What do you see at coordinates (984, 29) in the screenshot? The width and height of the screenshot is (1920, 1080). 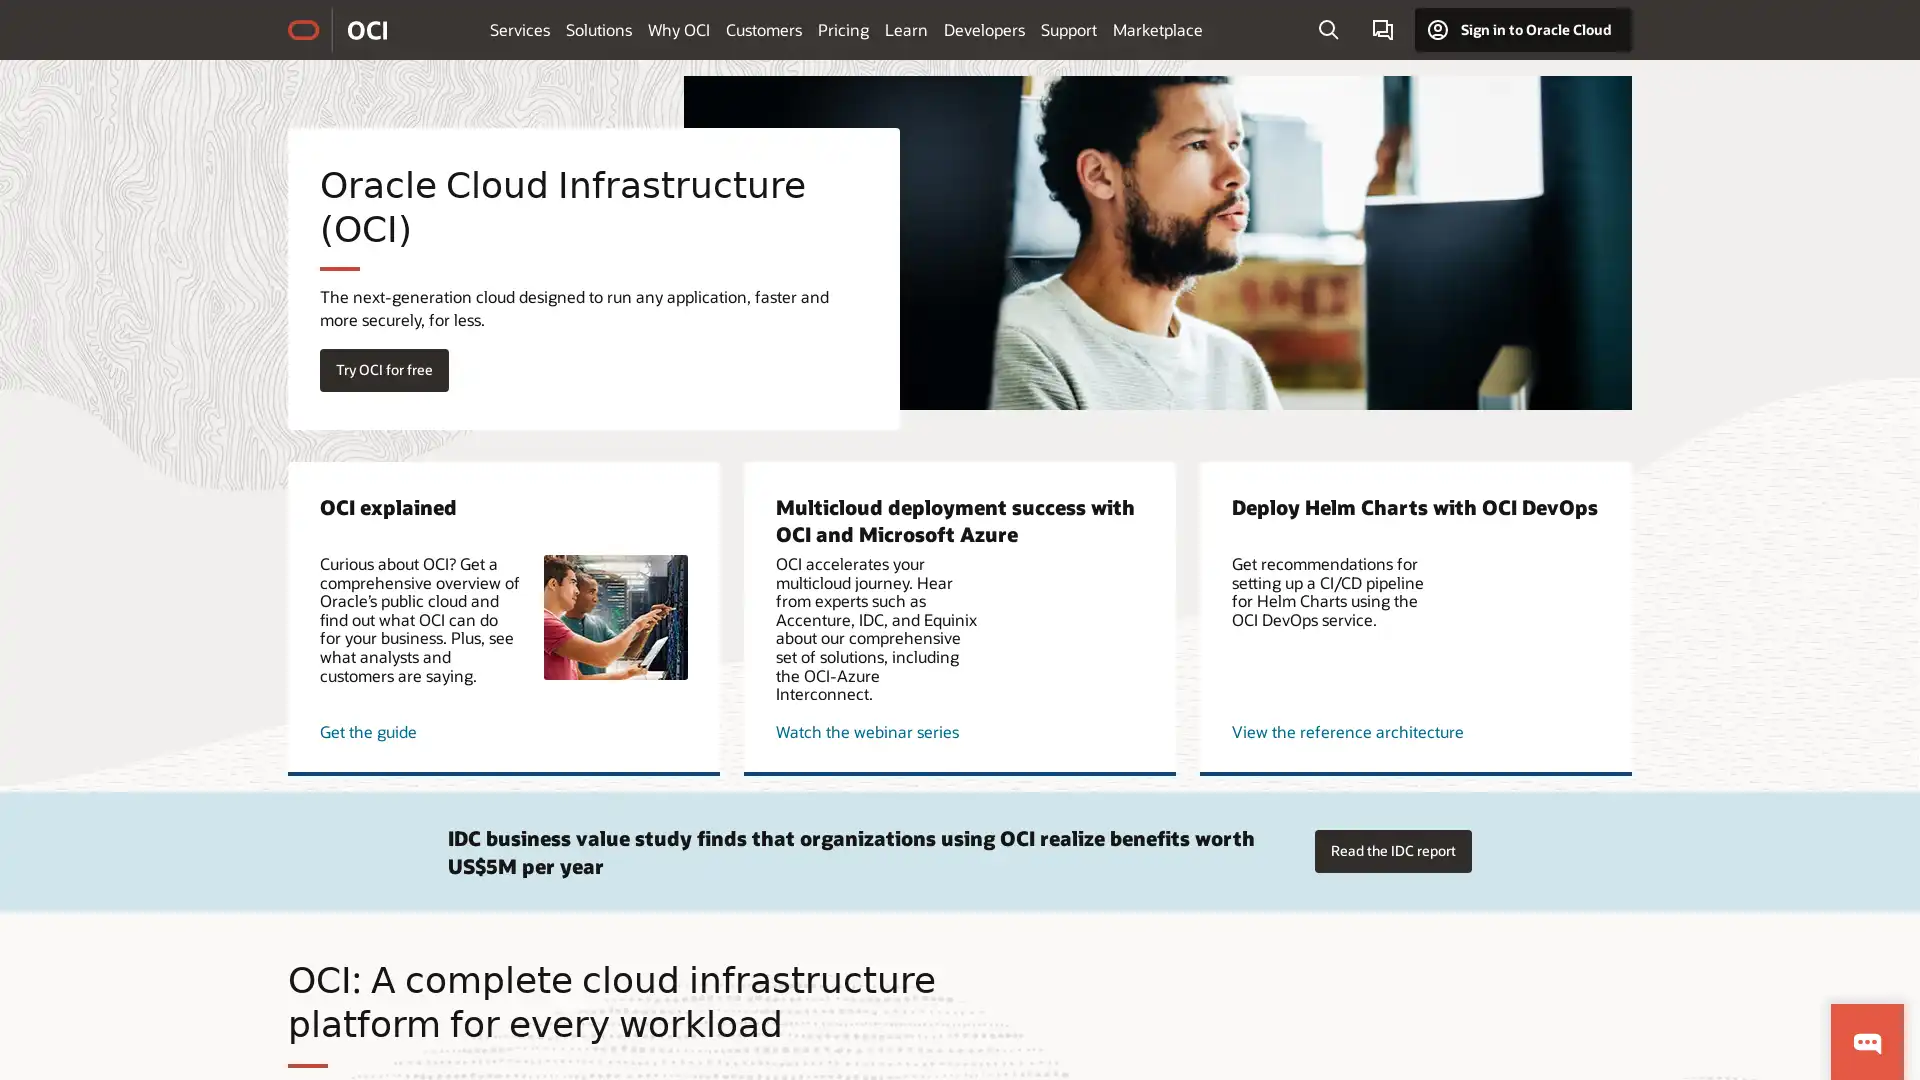 I see `Developers` at bounding box center [984, 29].